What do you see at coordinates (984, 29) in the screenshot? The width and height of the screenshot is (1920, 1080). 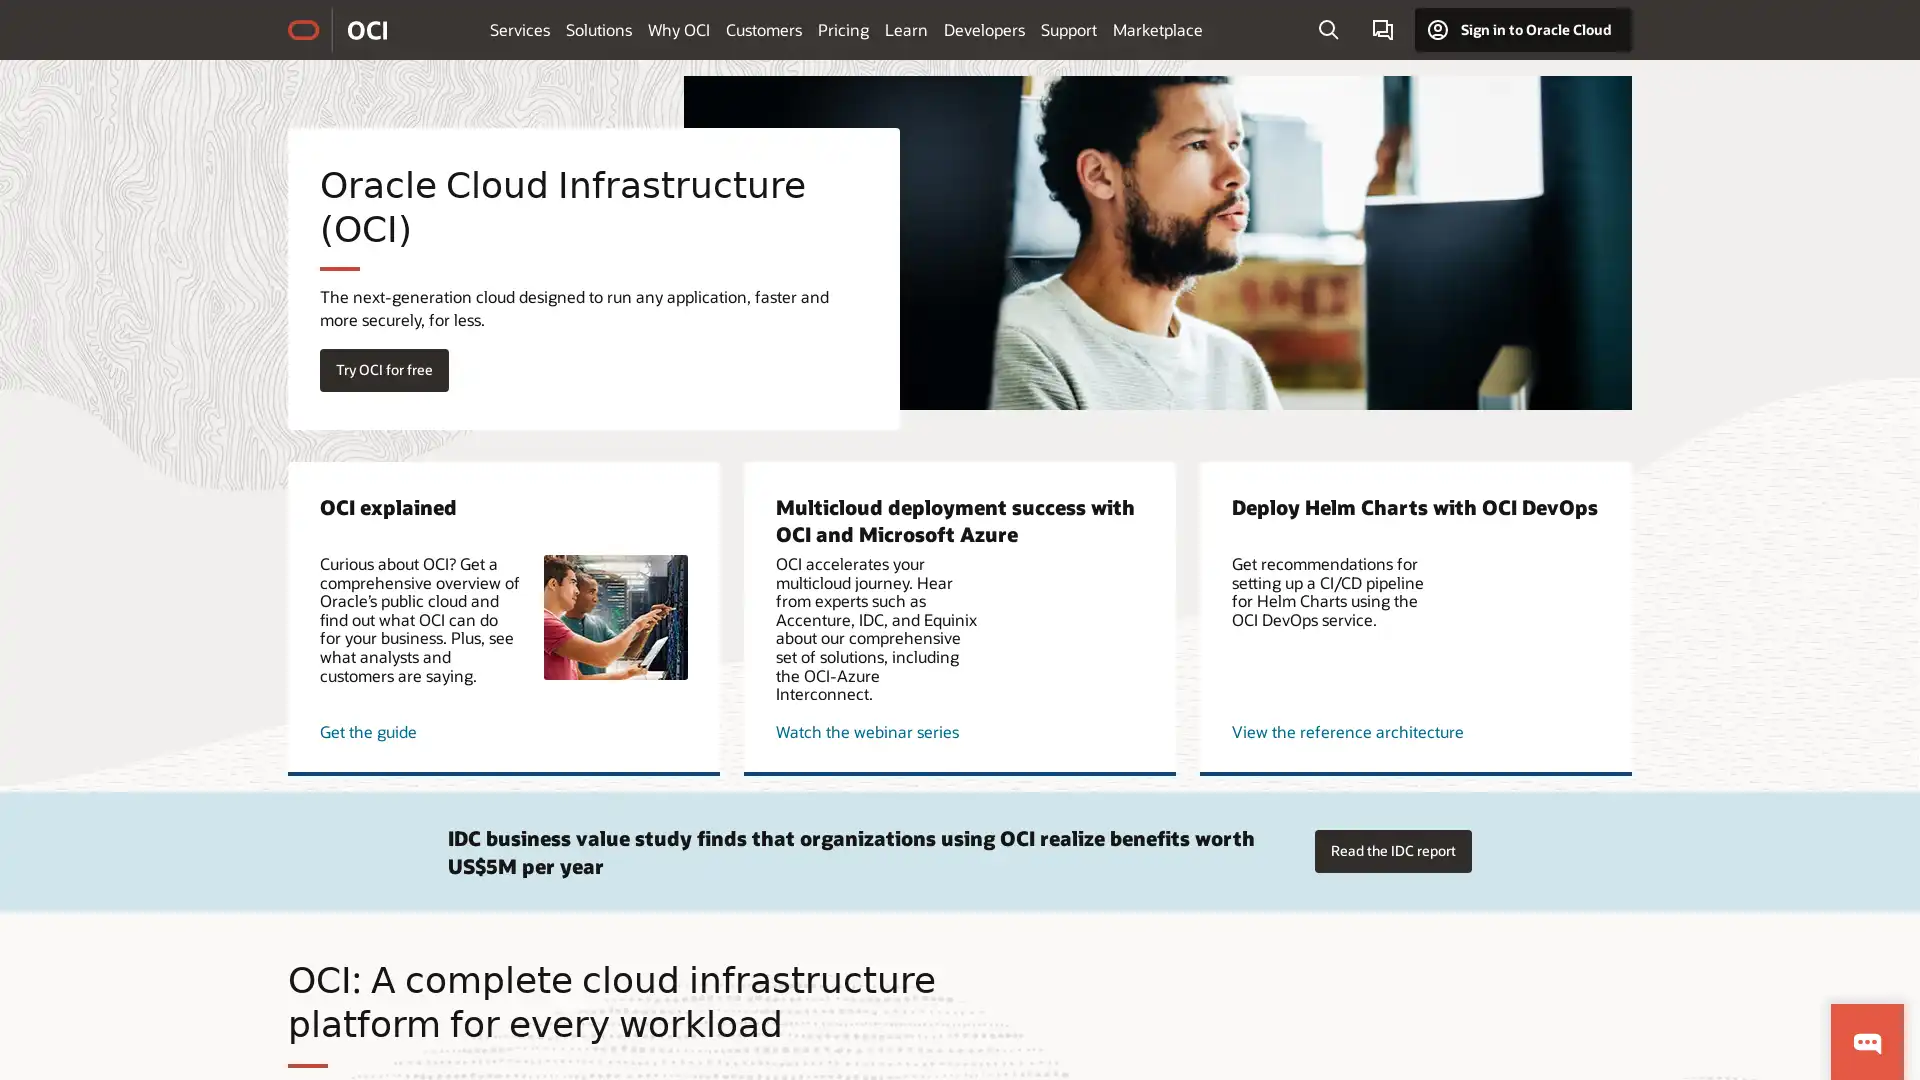 I see `Developers` at bounding box center [984, 29].